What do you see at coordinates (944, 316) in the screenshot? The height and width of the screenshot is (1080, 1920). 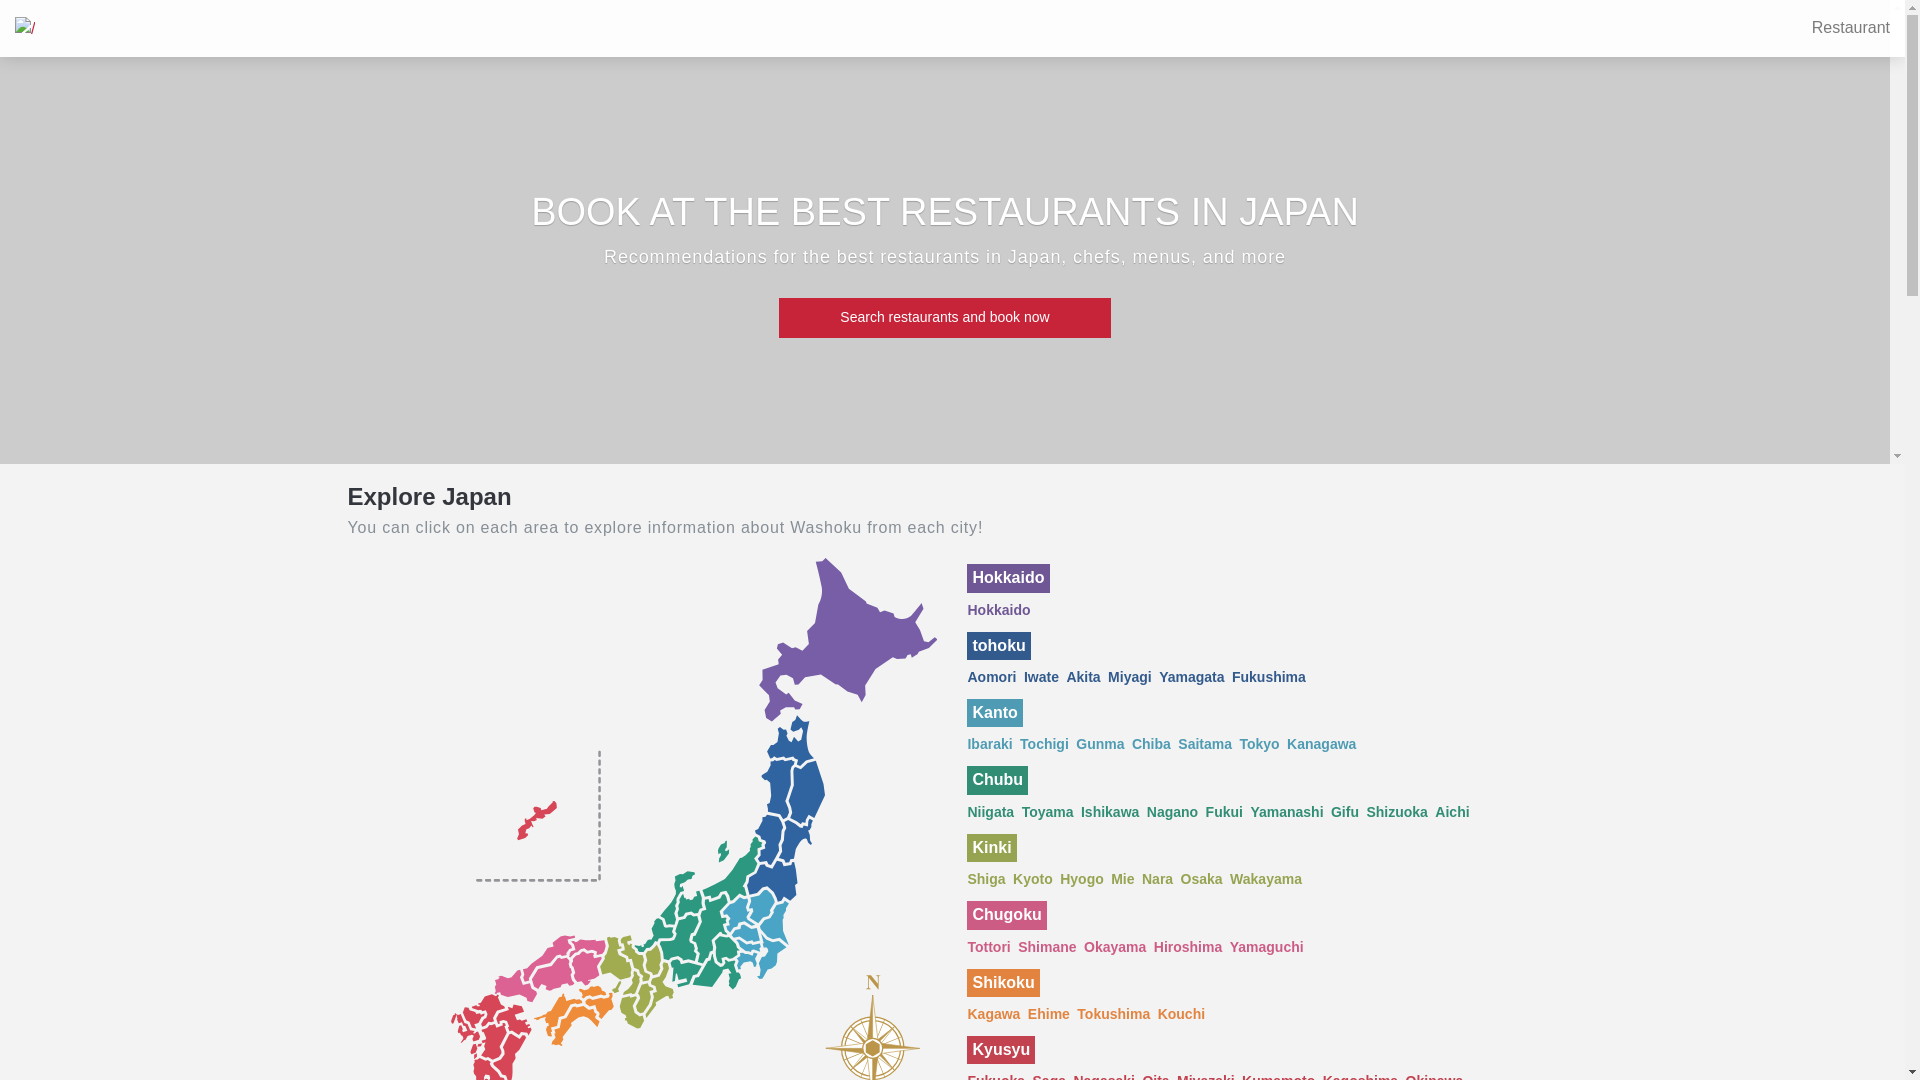 I see `'Search restaurants and book now'` at bounding box center [944, 316].